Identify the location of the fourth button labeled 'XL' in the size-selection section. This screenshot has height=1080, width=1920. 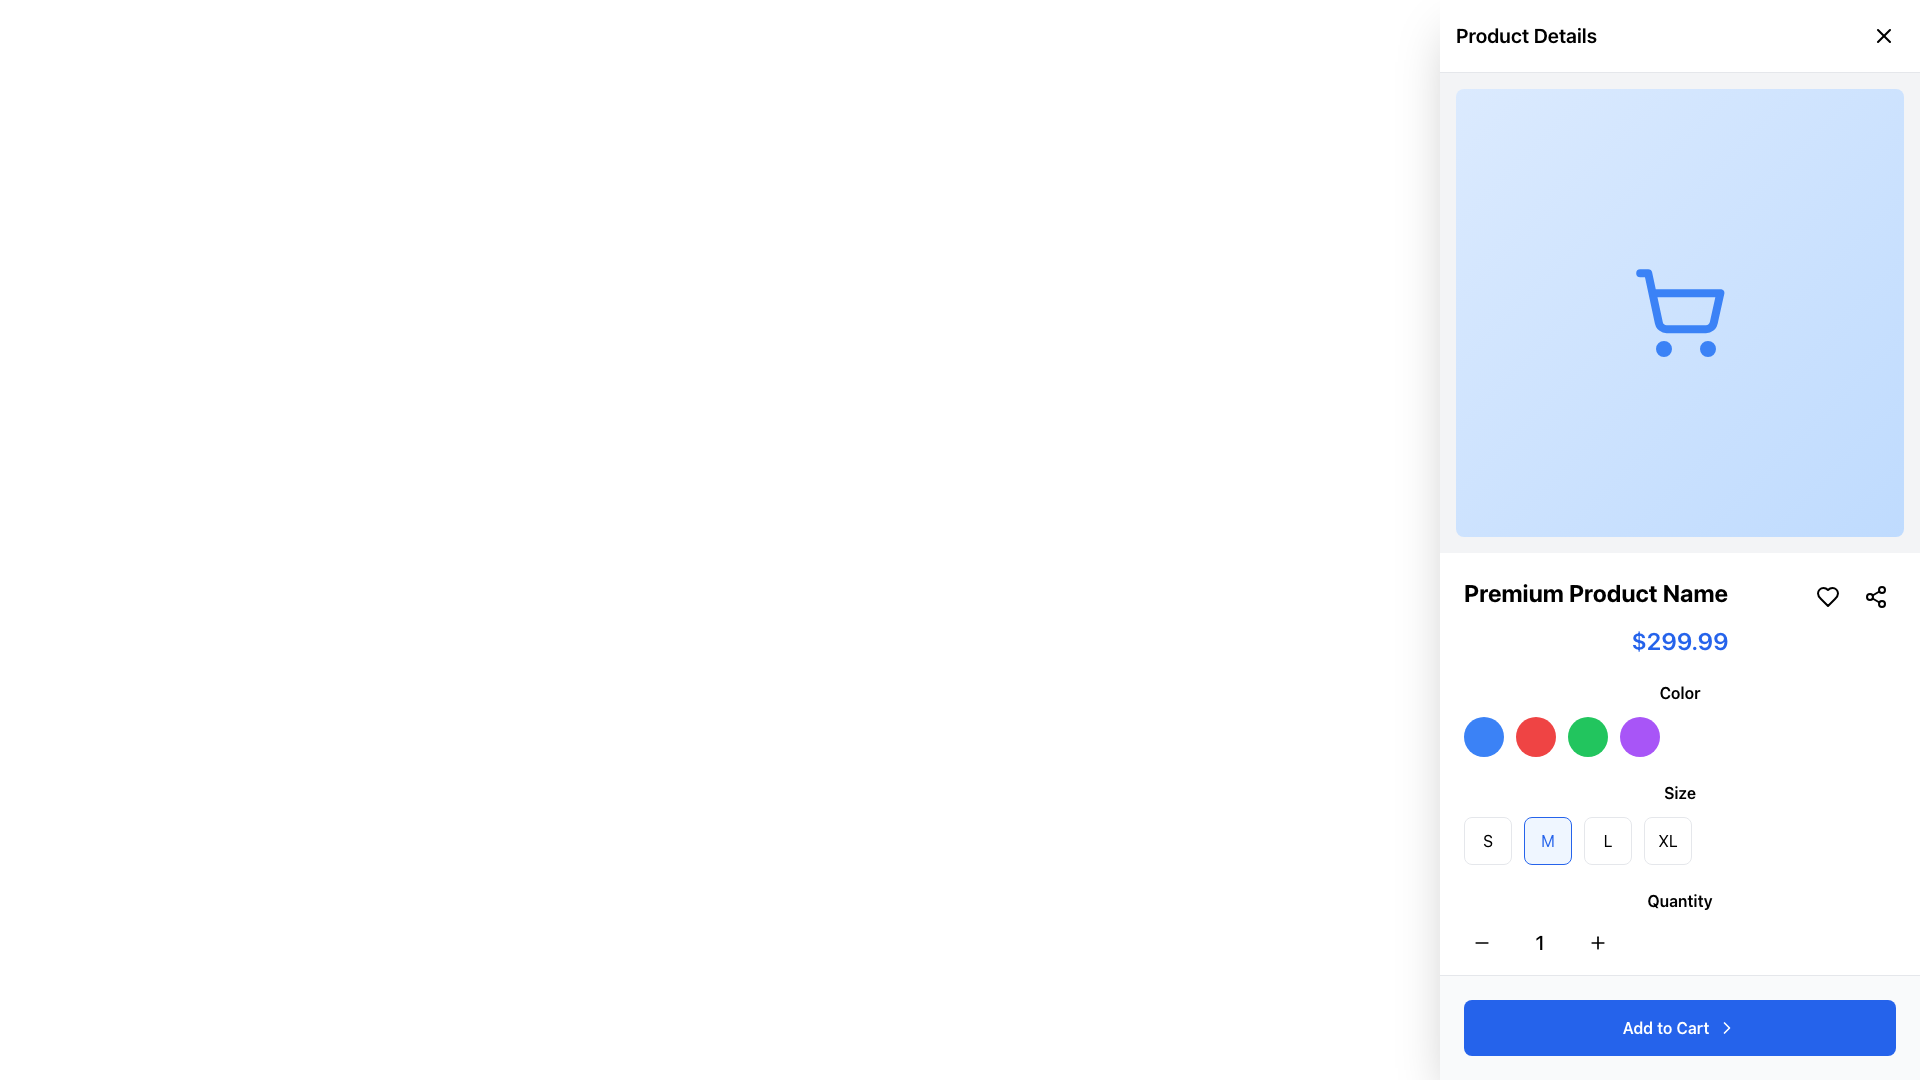
(1668, 840).